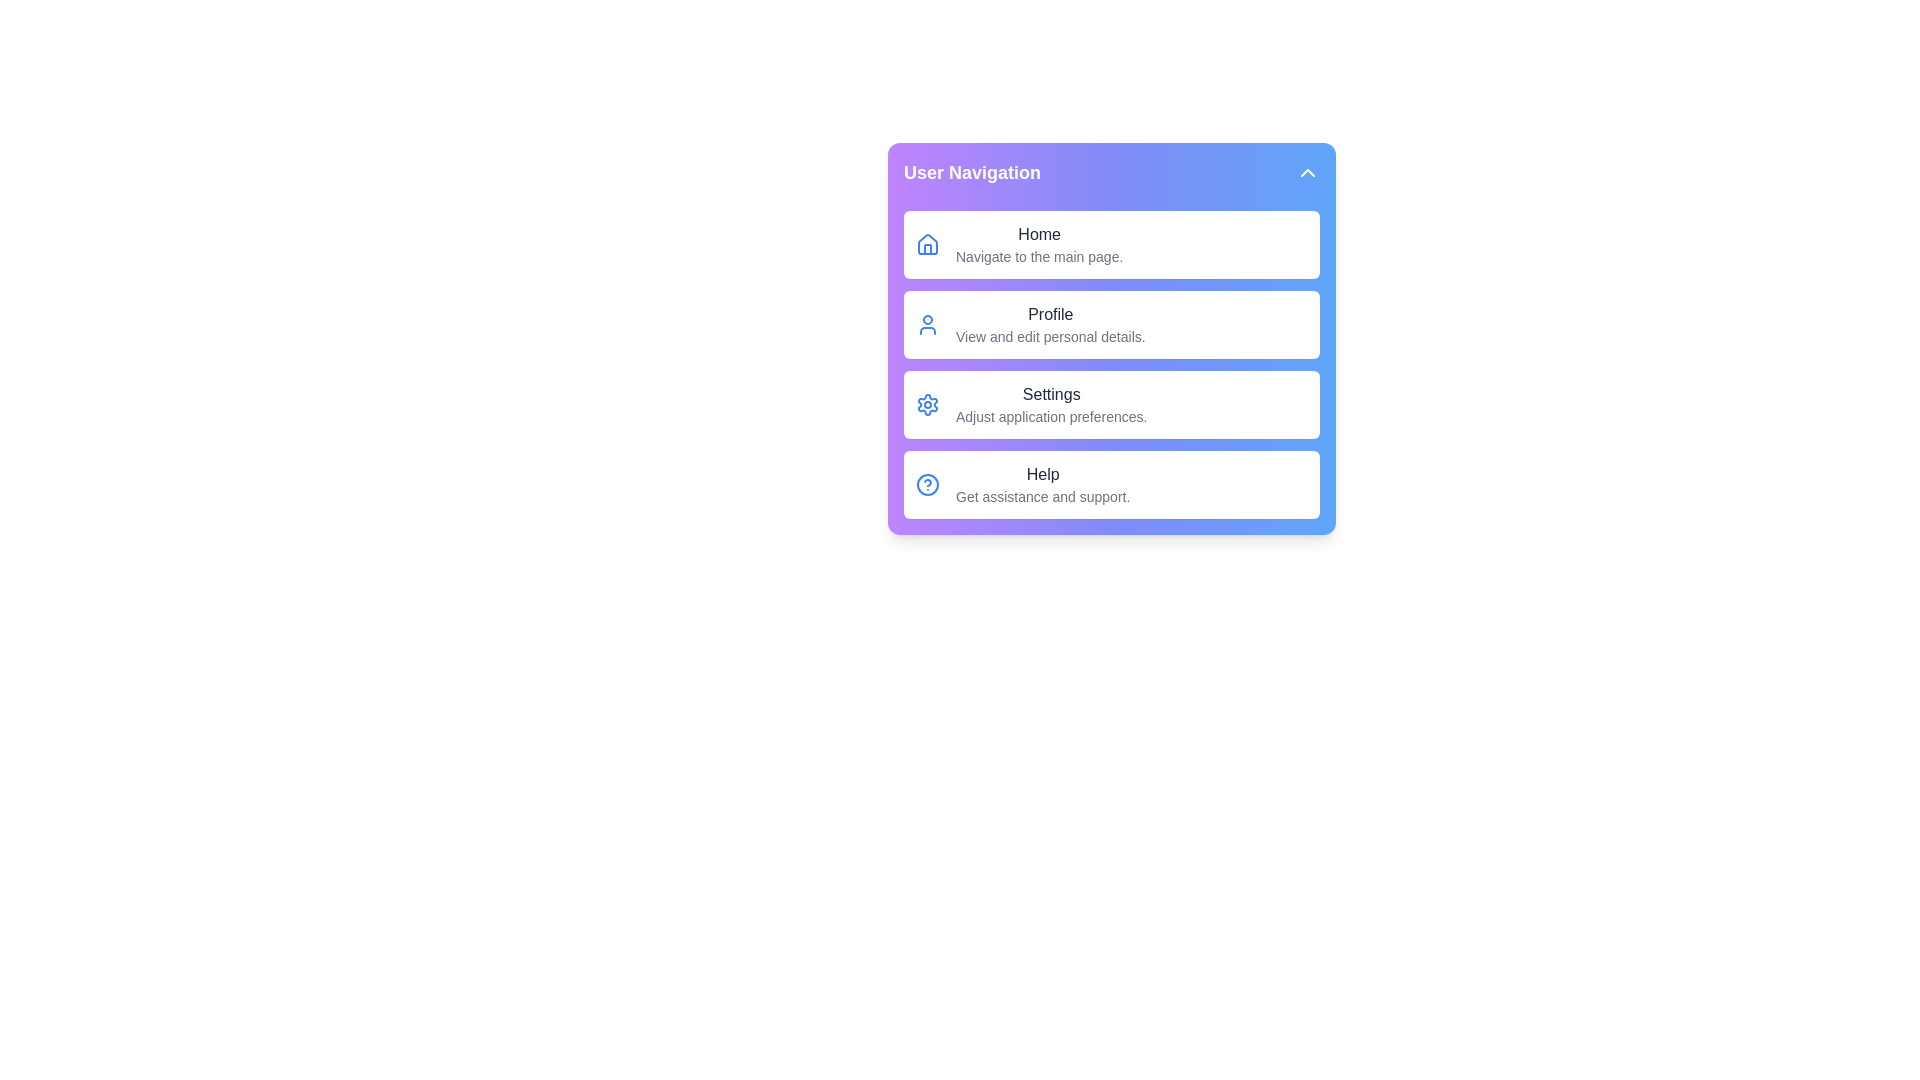 This screenshot has width=1920, height=1080. What do you see at coordinates (926, 405) in the screenshot?
I see `the Settings icon in the dropdown menu` at bounding box center [926, 405].